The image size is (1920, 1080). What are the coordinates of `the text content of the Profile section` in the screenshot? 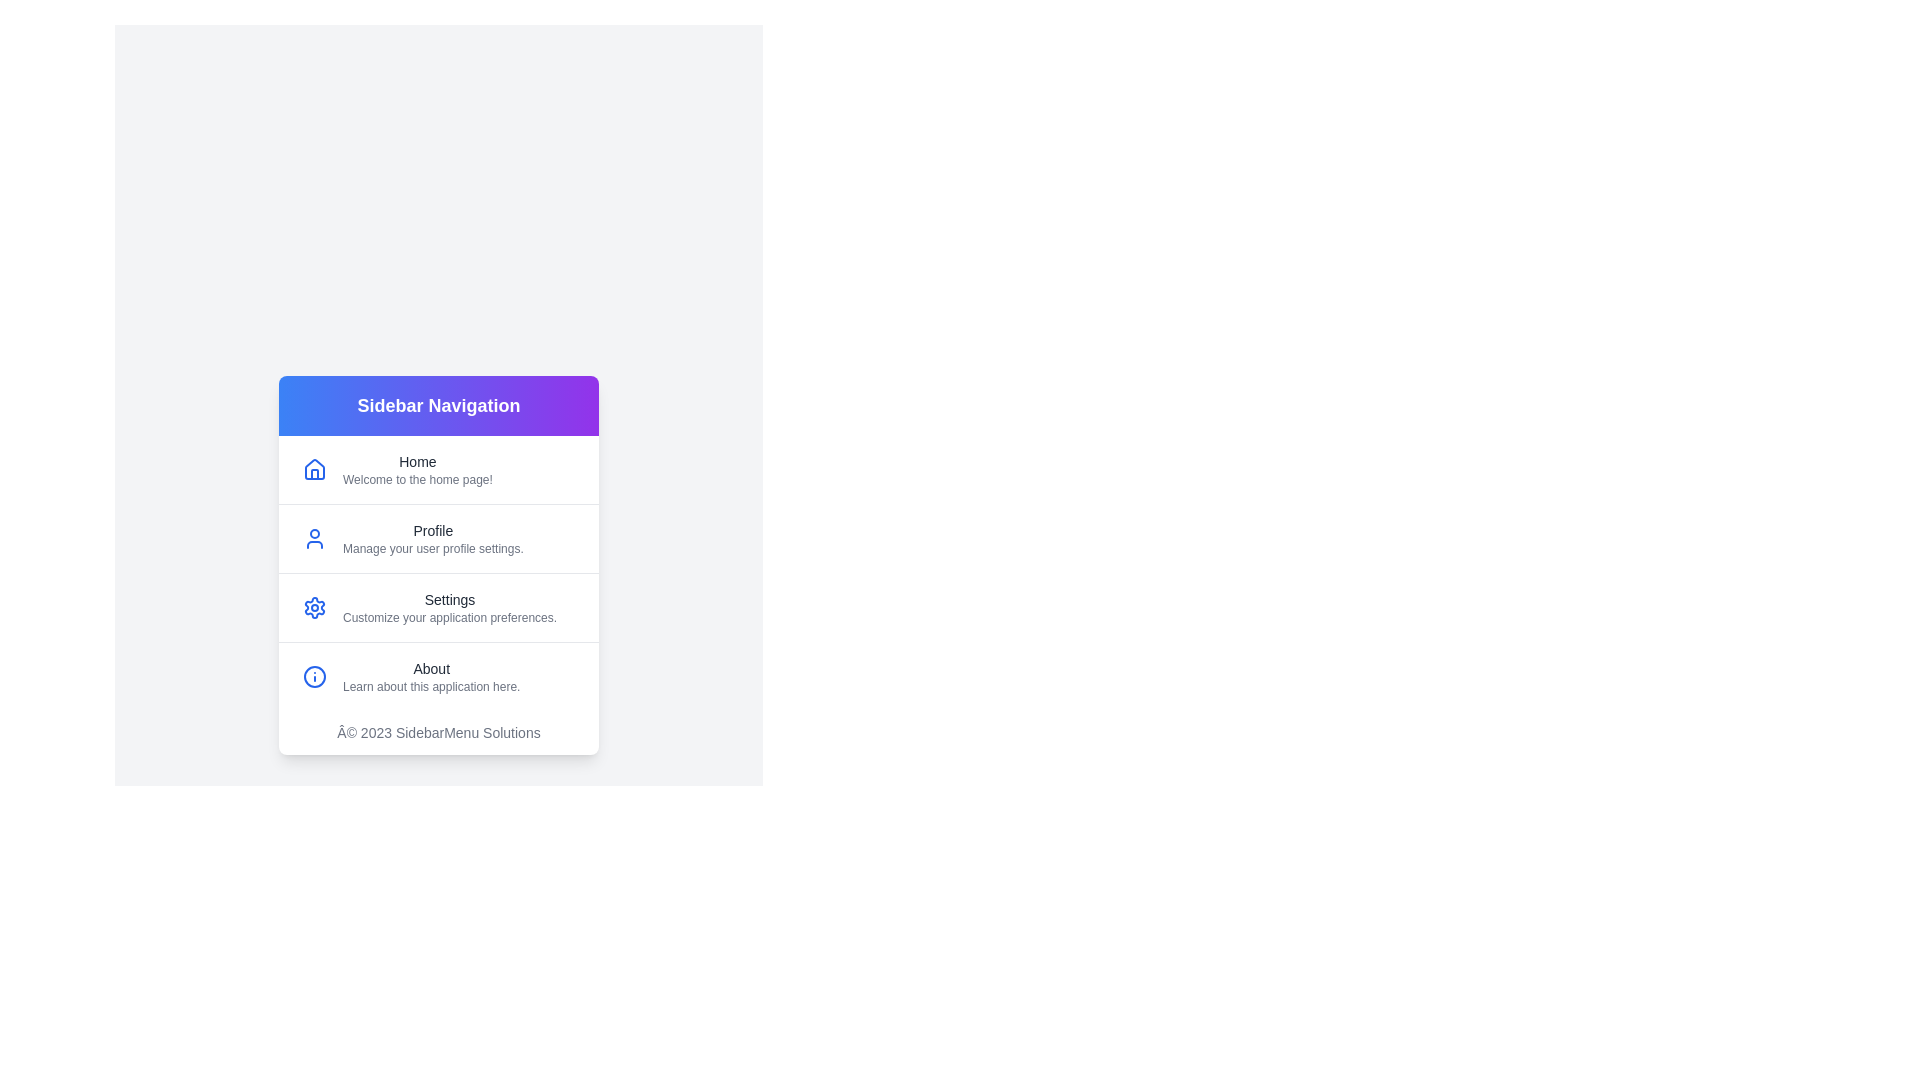 It's located at (342, 529).